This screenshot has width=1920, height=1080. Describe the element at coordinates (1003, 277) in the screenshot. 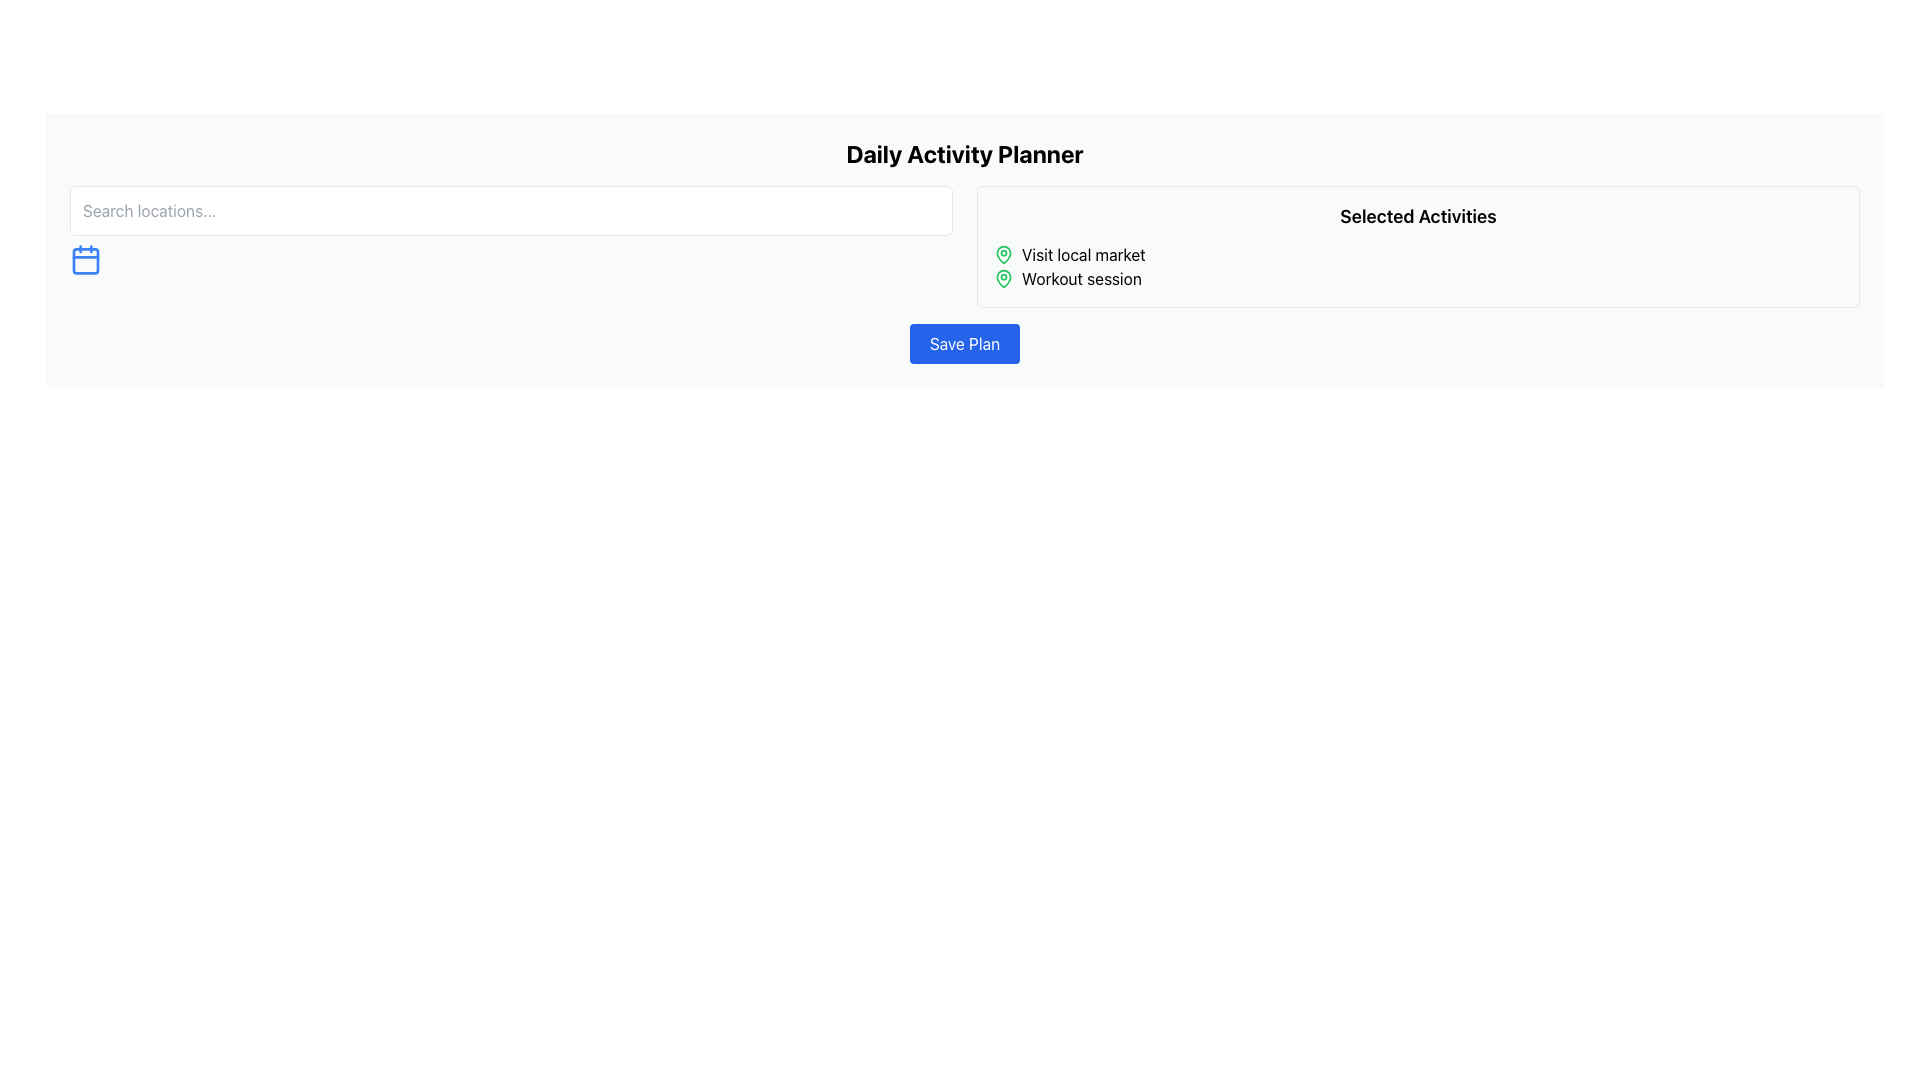

I see `the green location pin icon located to the left of the text 'Visit local market' in the 'Selected Activities' section` at that location.